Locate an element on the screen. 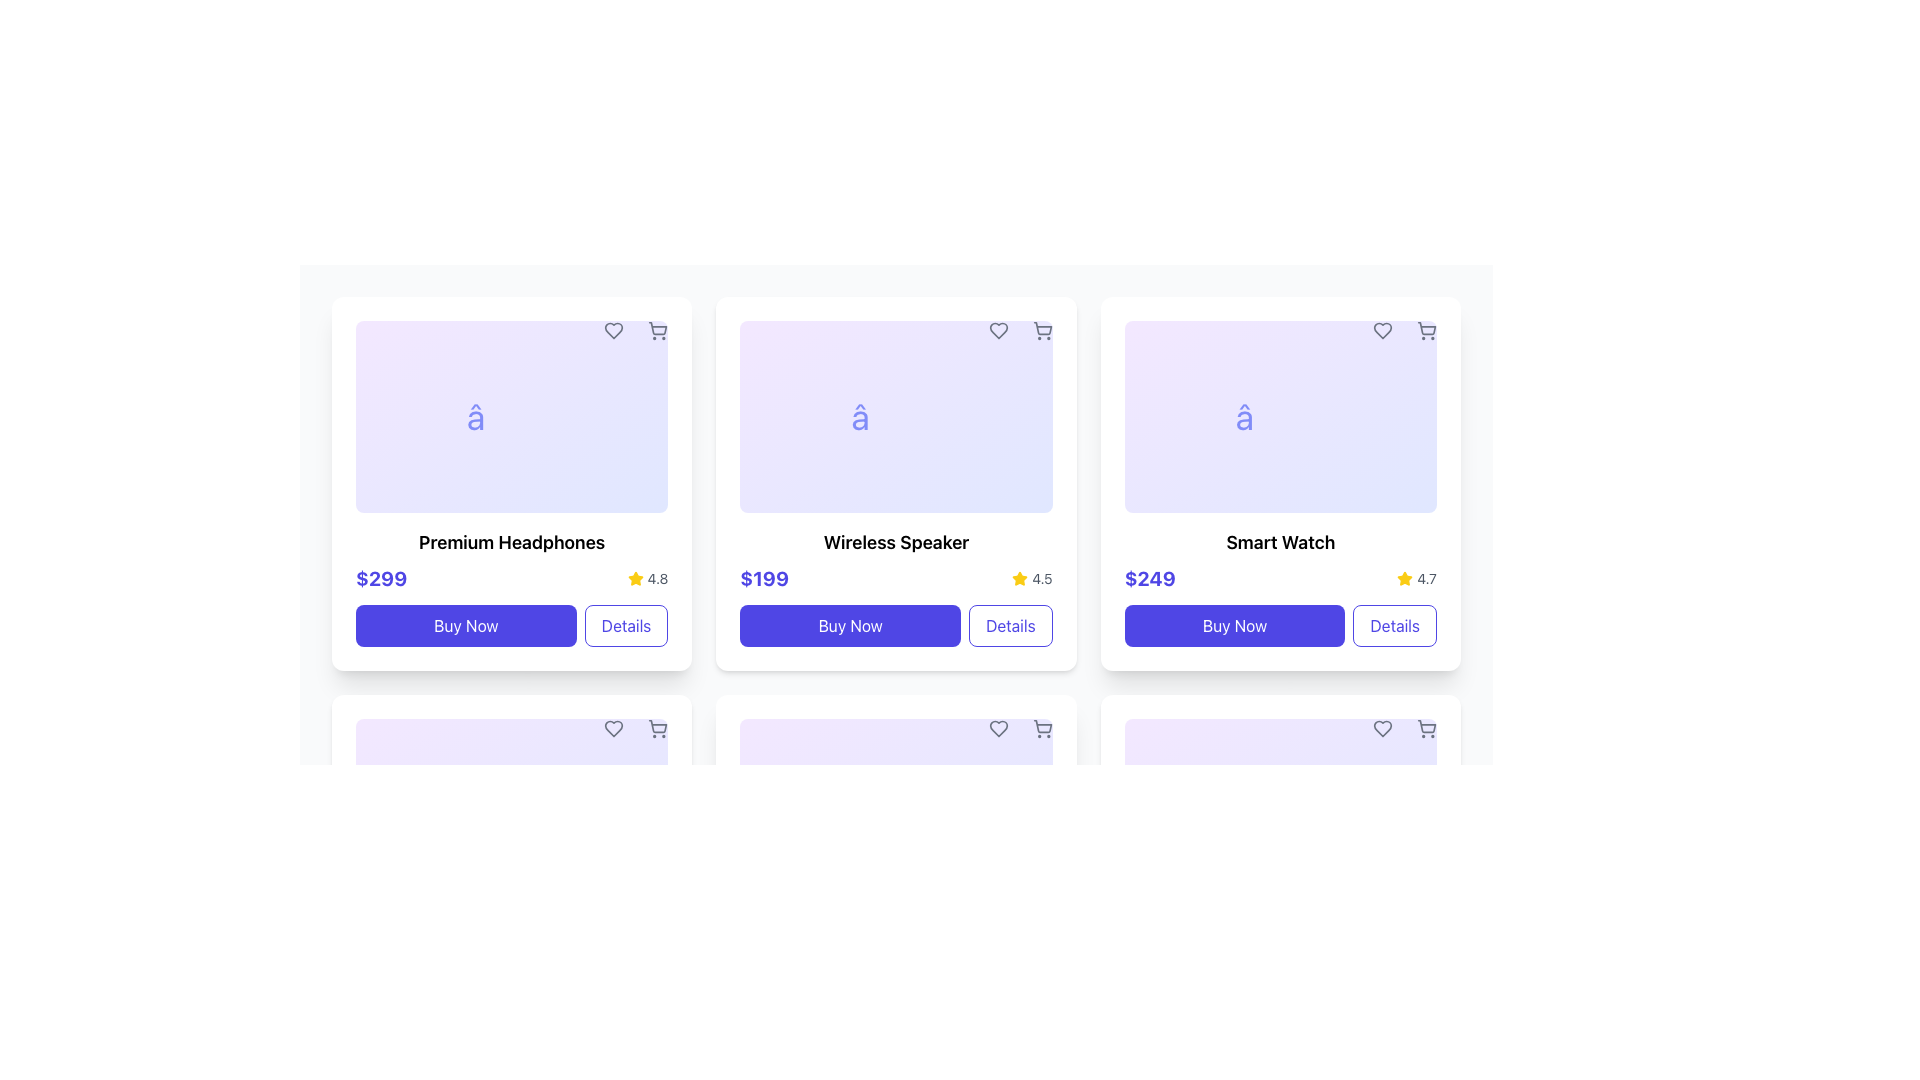  the red status marker positioned between the heart icon on the left and the cart icon on the right at the top-right corner of the card component is located at coordinates (635, 330).